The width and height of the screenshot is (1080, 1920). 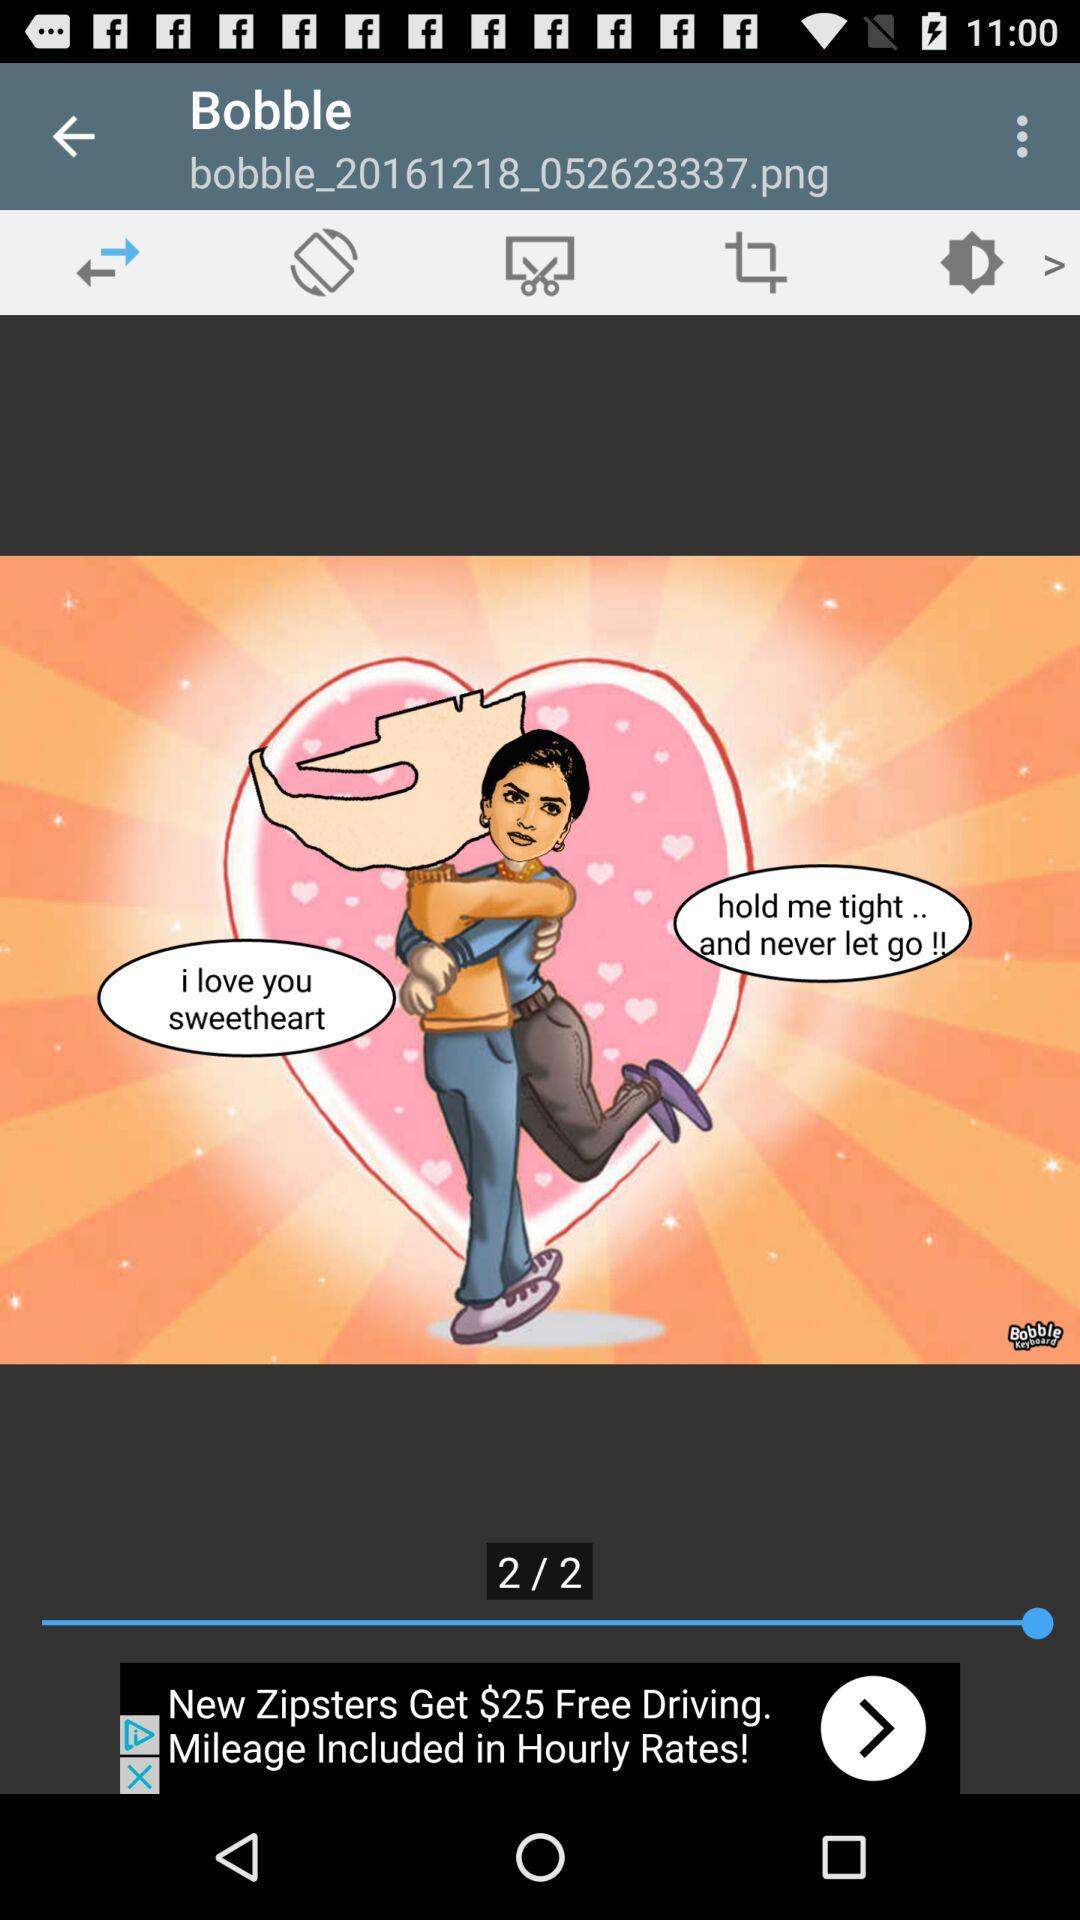 I want to click on previous, so click(x=108, y=261).